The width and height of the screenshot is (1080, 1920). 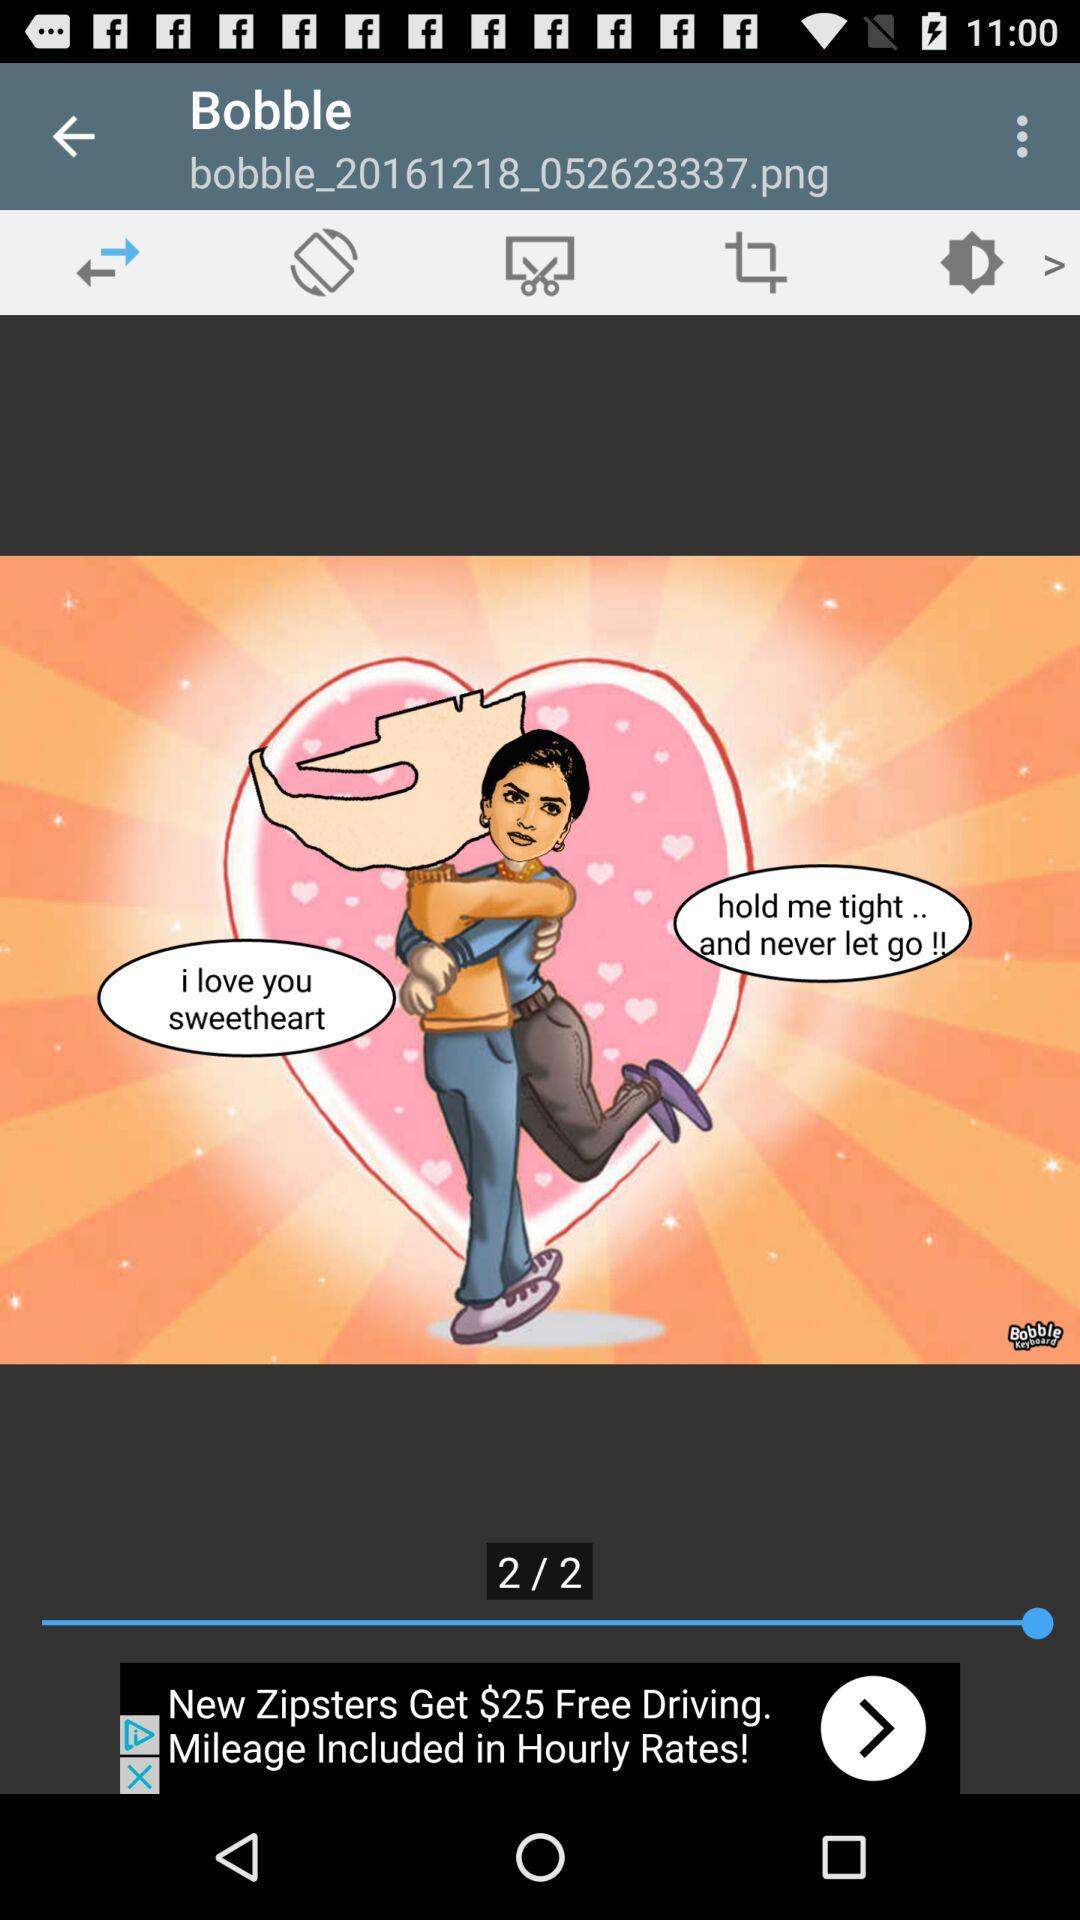 I want to click on previous, so click(x=108, y=261).